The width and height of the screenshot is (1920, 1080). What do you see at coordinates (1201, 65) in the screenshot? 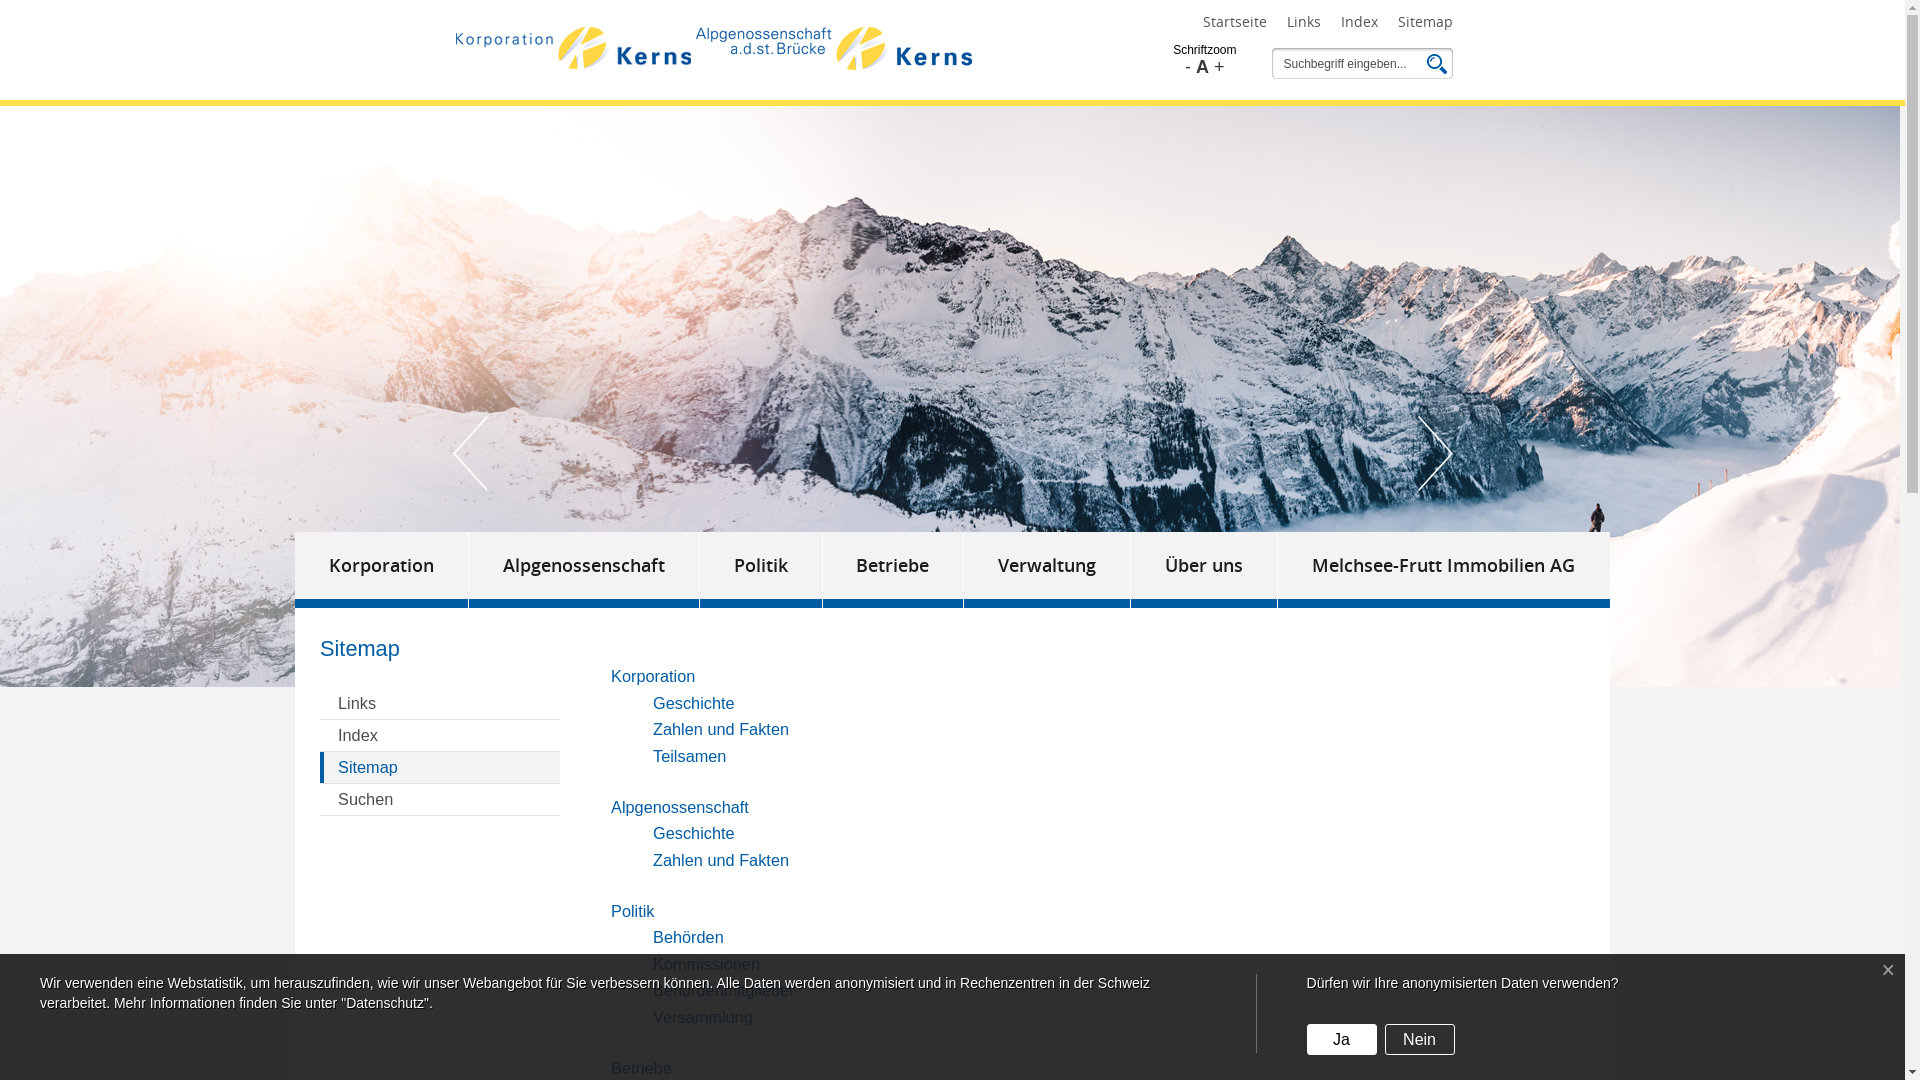
I see `'A'` at bounding box center [1201, 65].